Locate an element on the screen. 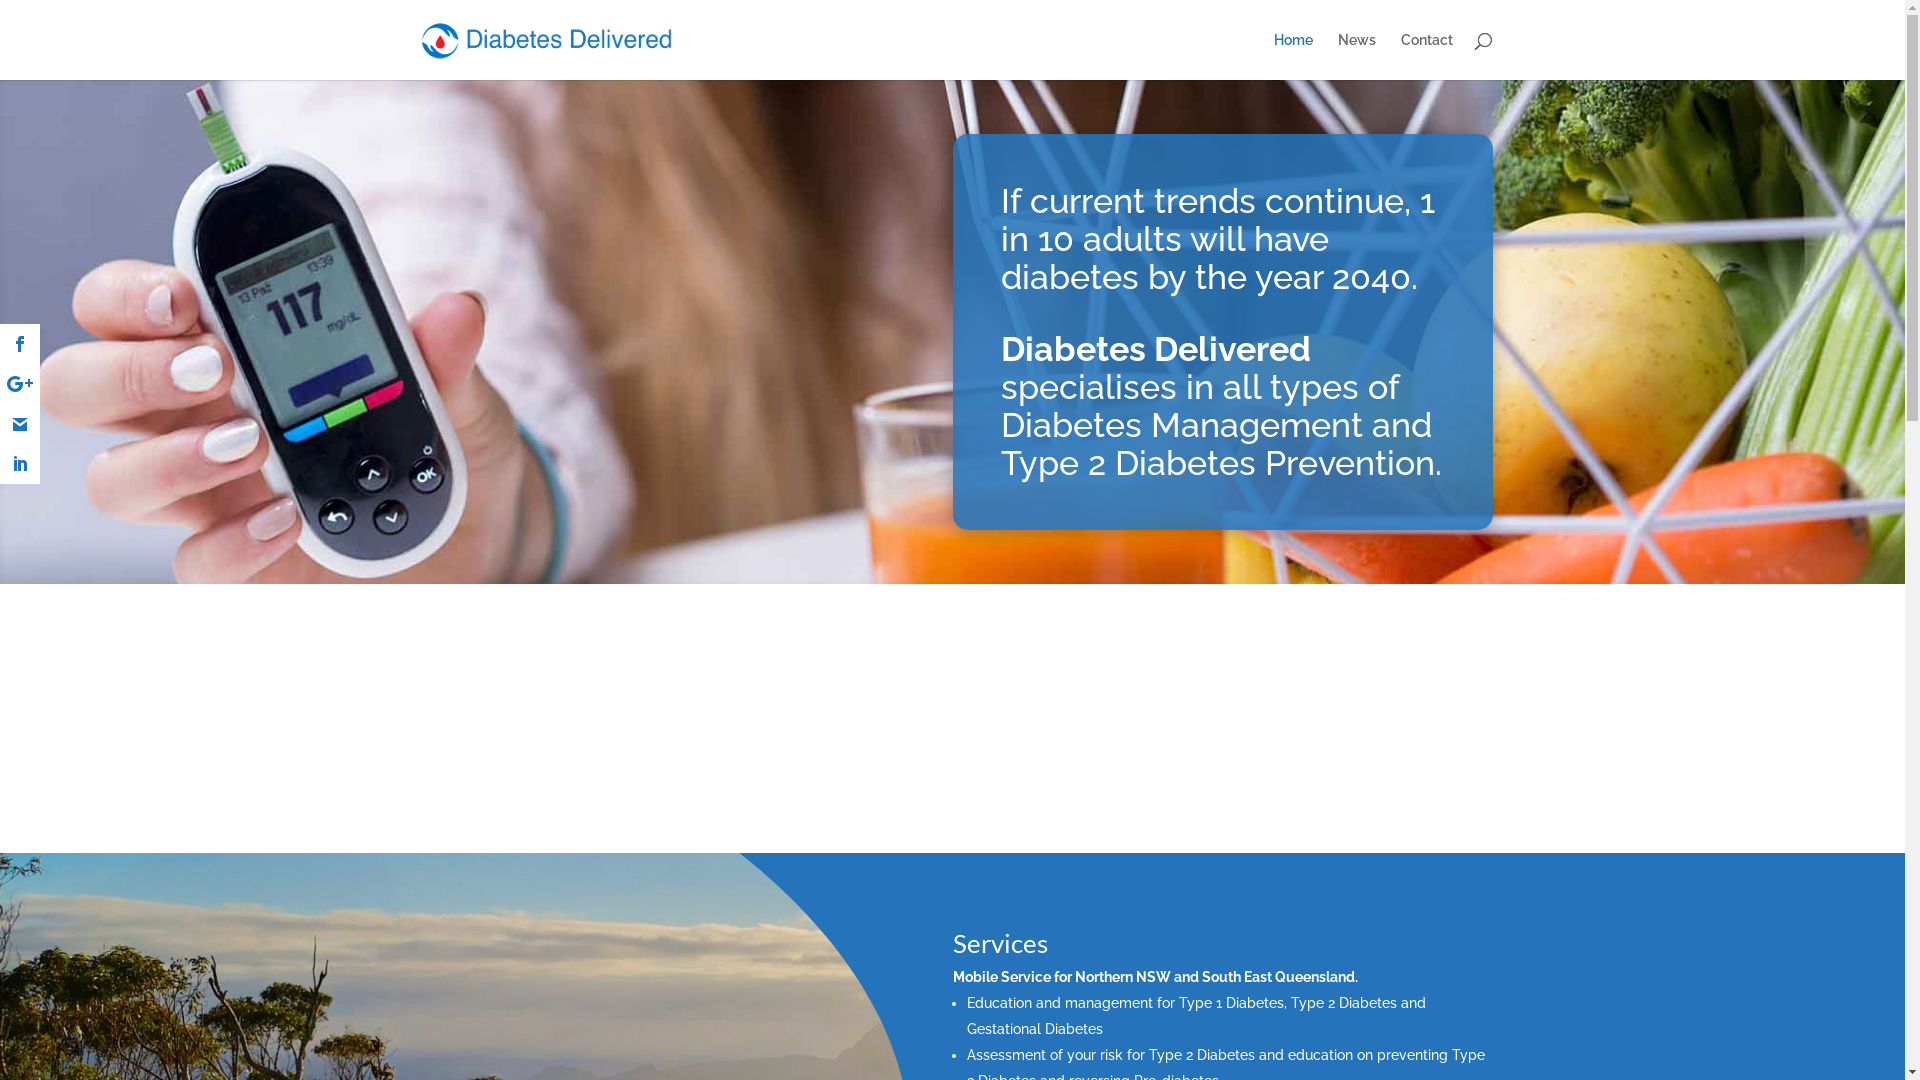 This screenshot has height=1080, width=1920. 'Home' is located at coordinates (1293, 55).